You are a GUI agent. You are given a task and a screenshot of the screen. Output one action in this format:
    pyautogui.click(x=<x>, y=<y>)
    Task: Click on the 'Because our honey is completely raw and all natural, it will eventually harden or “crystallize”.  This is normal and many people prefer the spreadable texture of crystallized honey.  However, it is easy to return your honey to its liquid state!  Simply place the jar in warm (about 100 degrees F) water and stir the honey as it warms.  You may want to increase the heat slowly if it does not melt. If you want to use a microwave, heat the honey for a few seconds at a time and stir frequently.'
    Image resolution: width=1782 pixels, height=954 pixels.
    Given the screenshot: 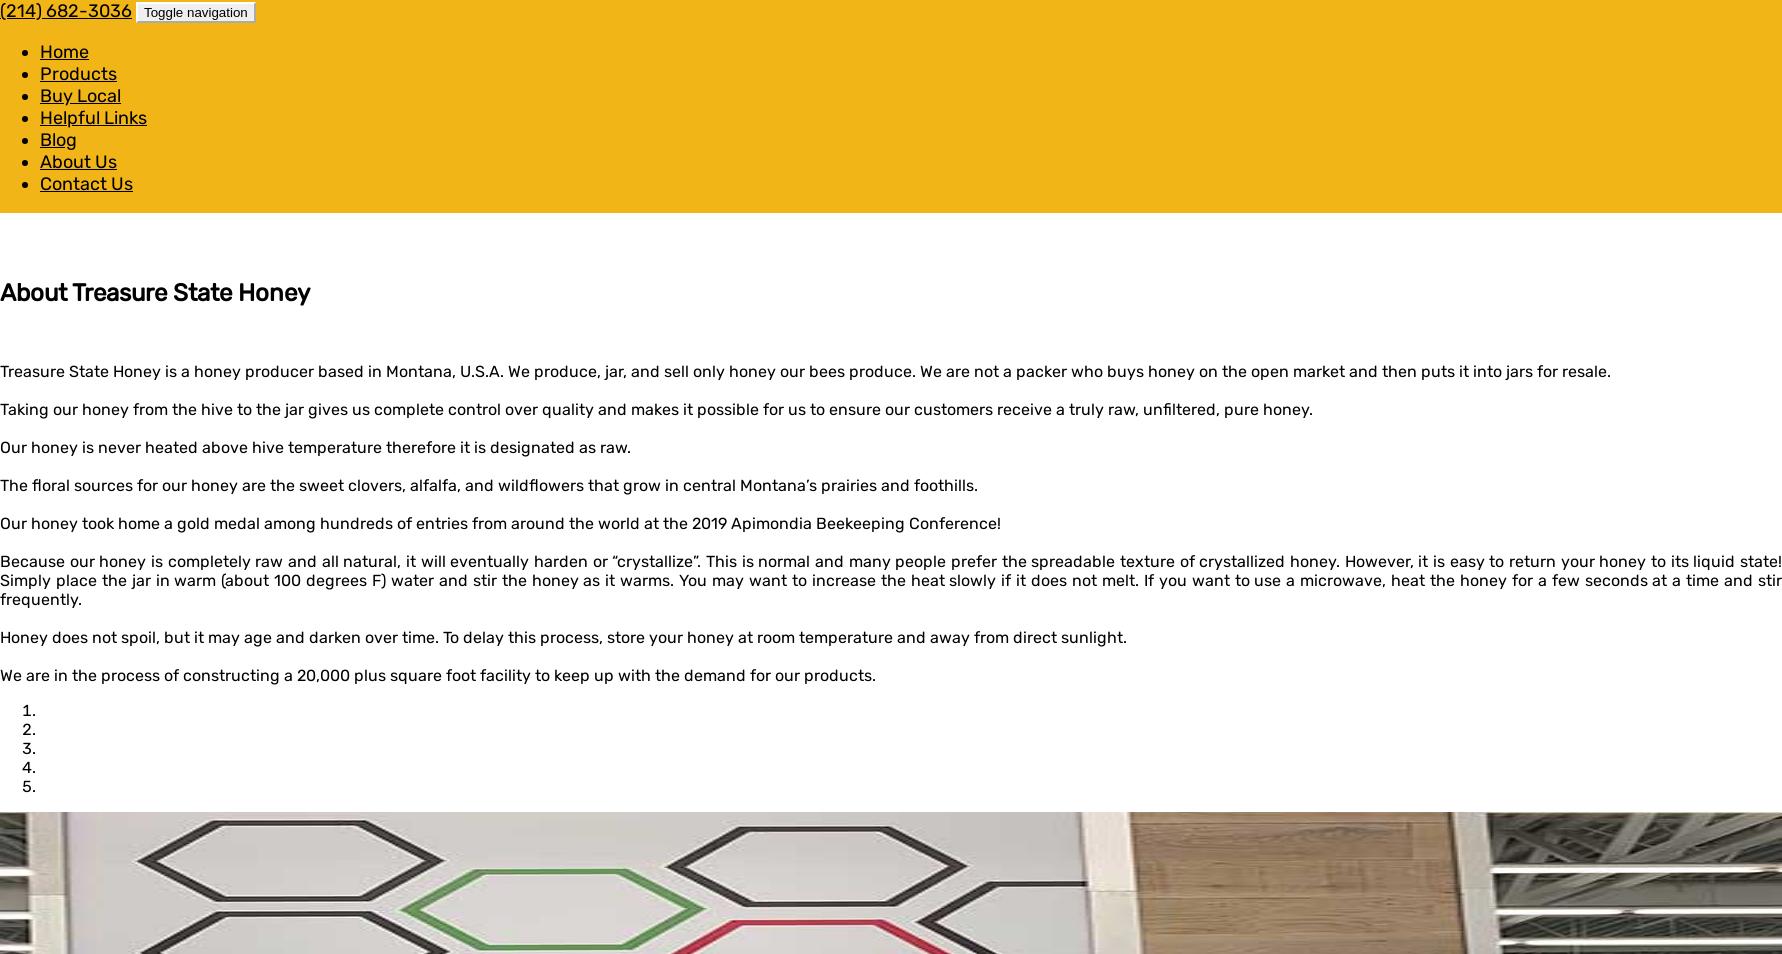 What is the action you would take?
    pyautogui.click(x=891, y=578)
    